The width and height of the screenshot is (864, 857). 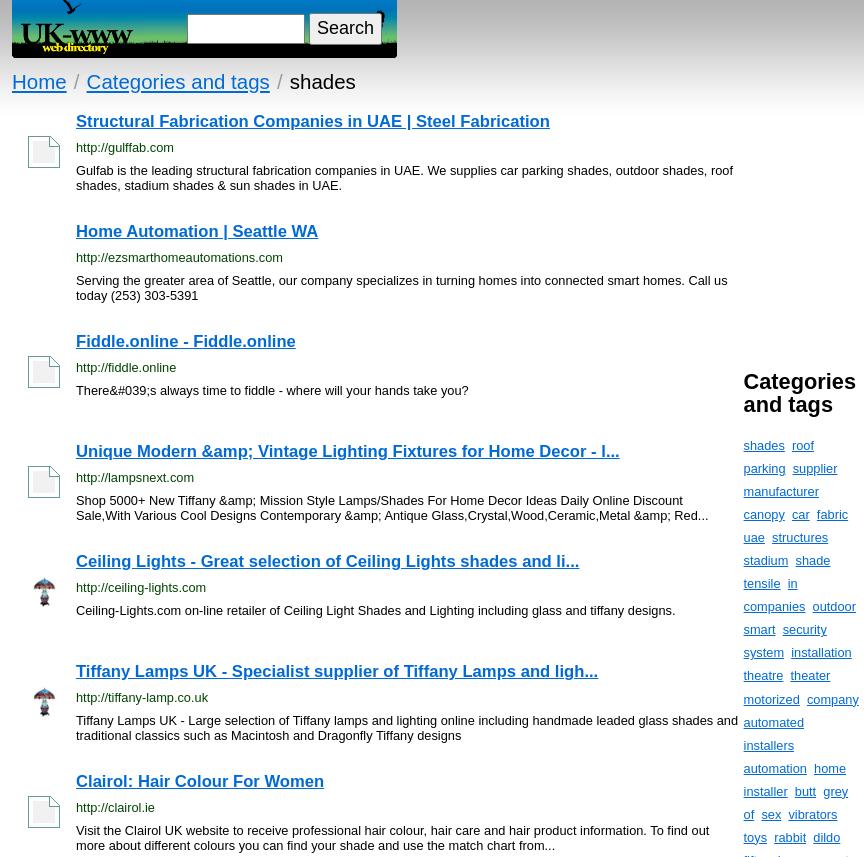 I want to click on 'car', so click(x=798, y=513).